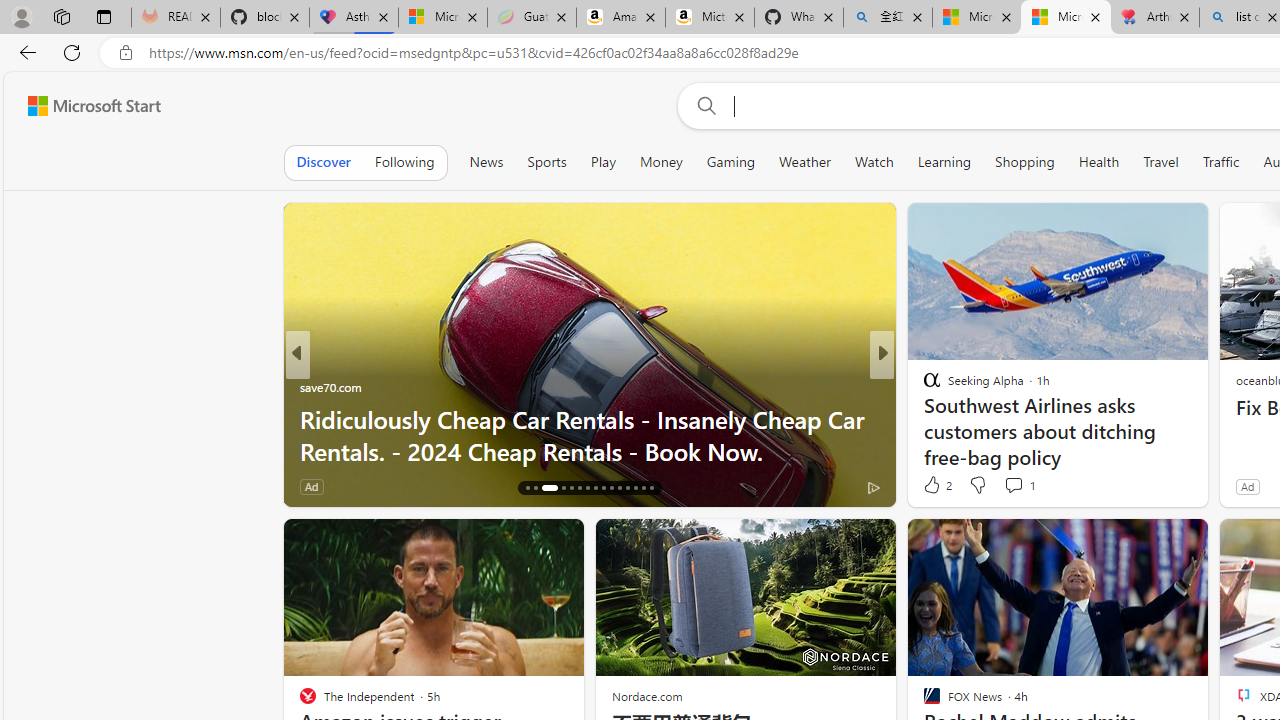 The image size is (1280, 720). What do you see at coordinates (1097, 161) in the screenshot?
I see `'Health'` at bounding box center [1097, 161].